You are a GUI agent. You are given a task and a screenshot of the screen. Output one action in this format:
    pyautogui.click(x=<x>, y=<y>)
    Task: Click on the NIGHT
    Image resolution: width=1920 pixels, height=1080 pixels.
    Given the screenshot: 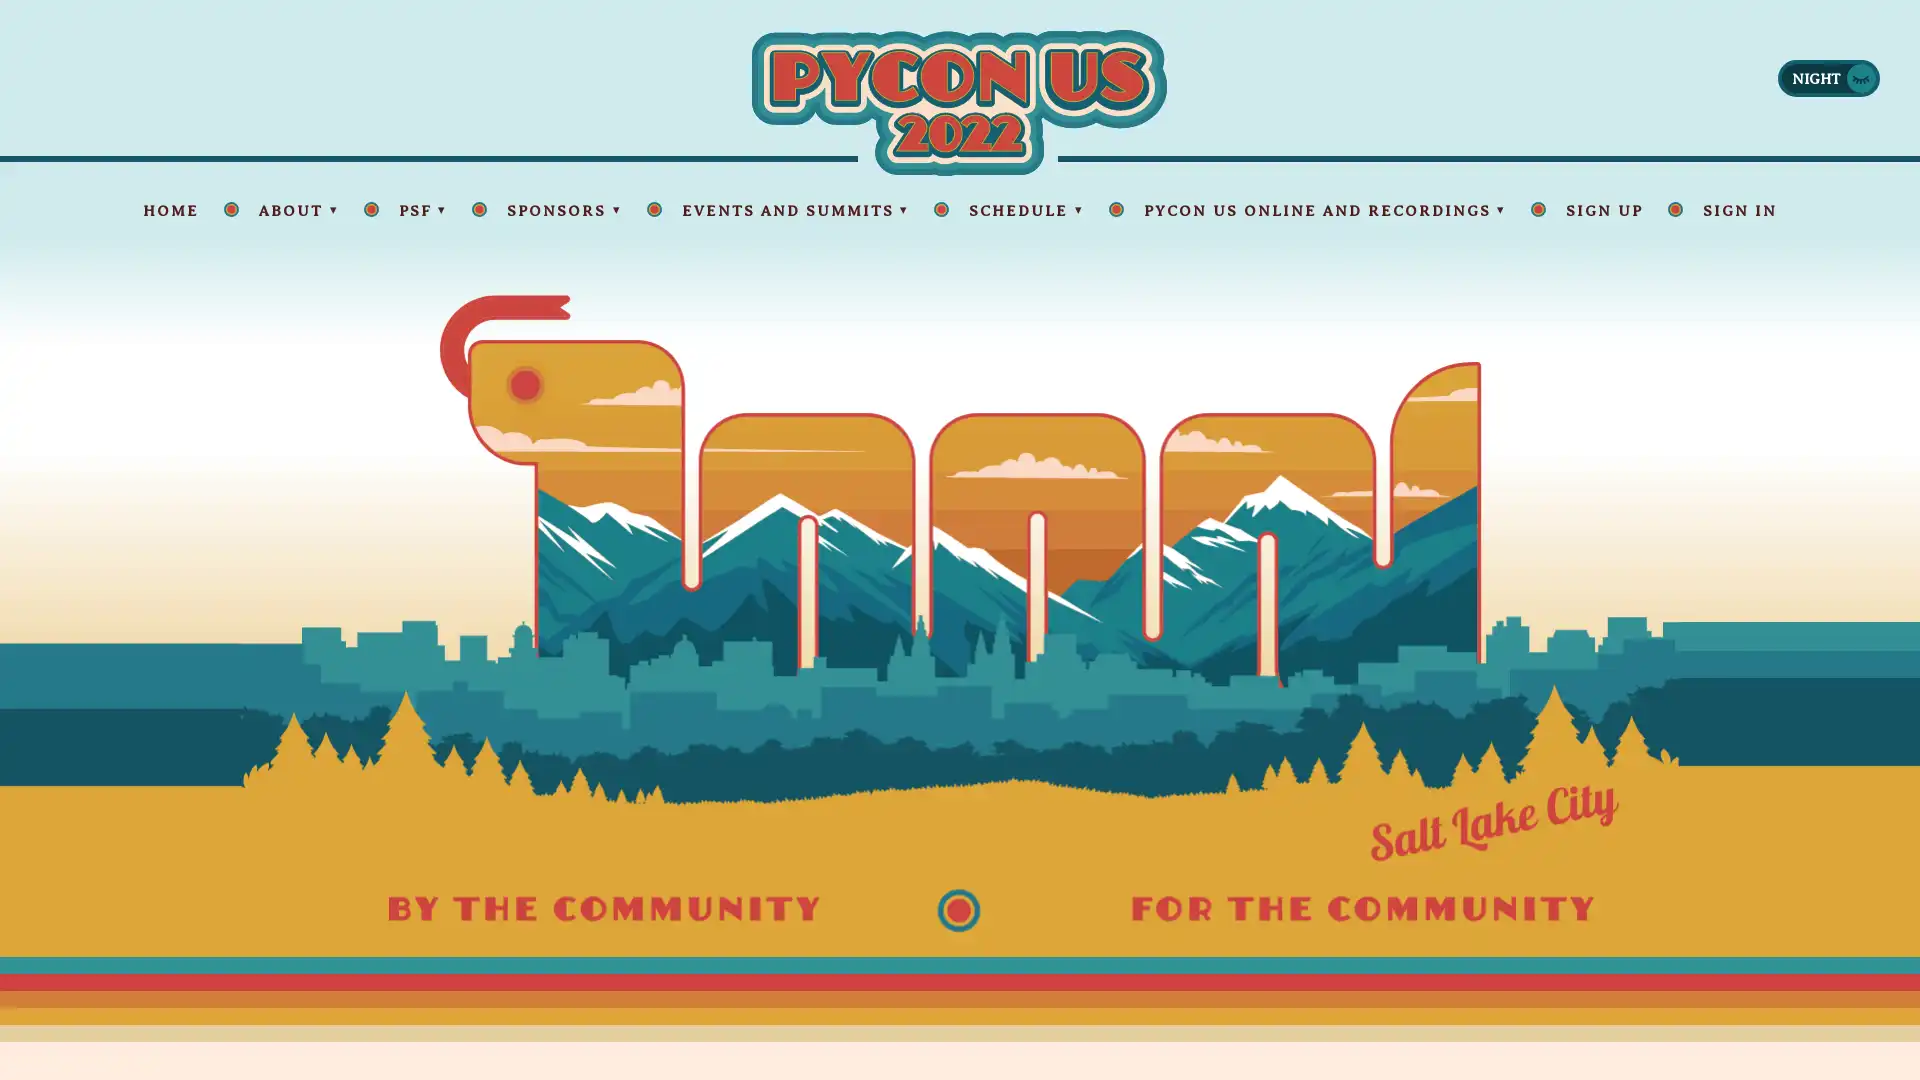 What is the action you would take?
    pyautogui.click(x=1828, y=76)
    